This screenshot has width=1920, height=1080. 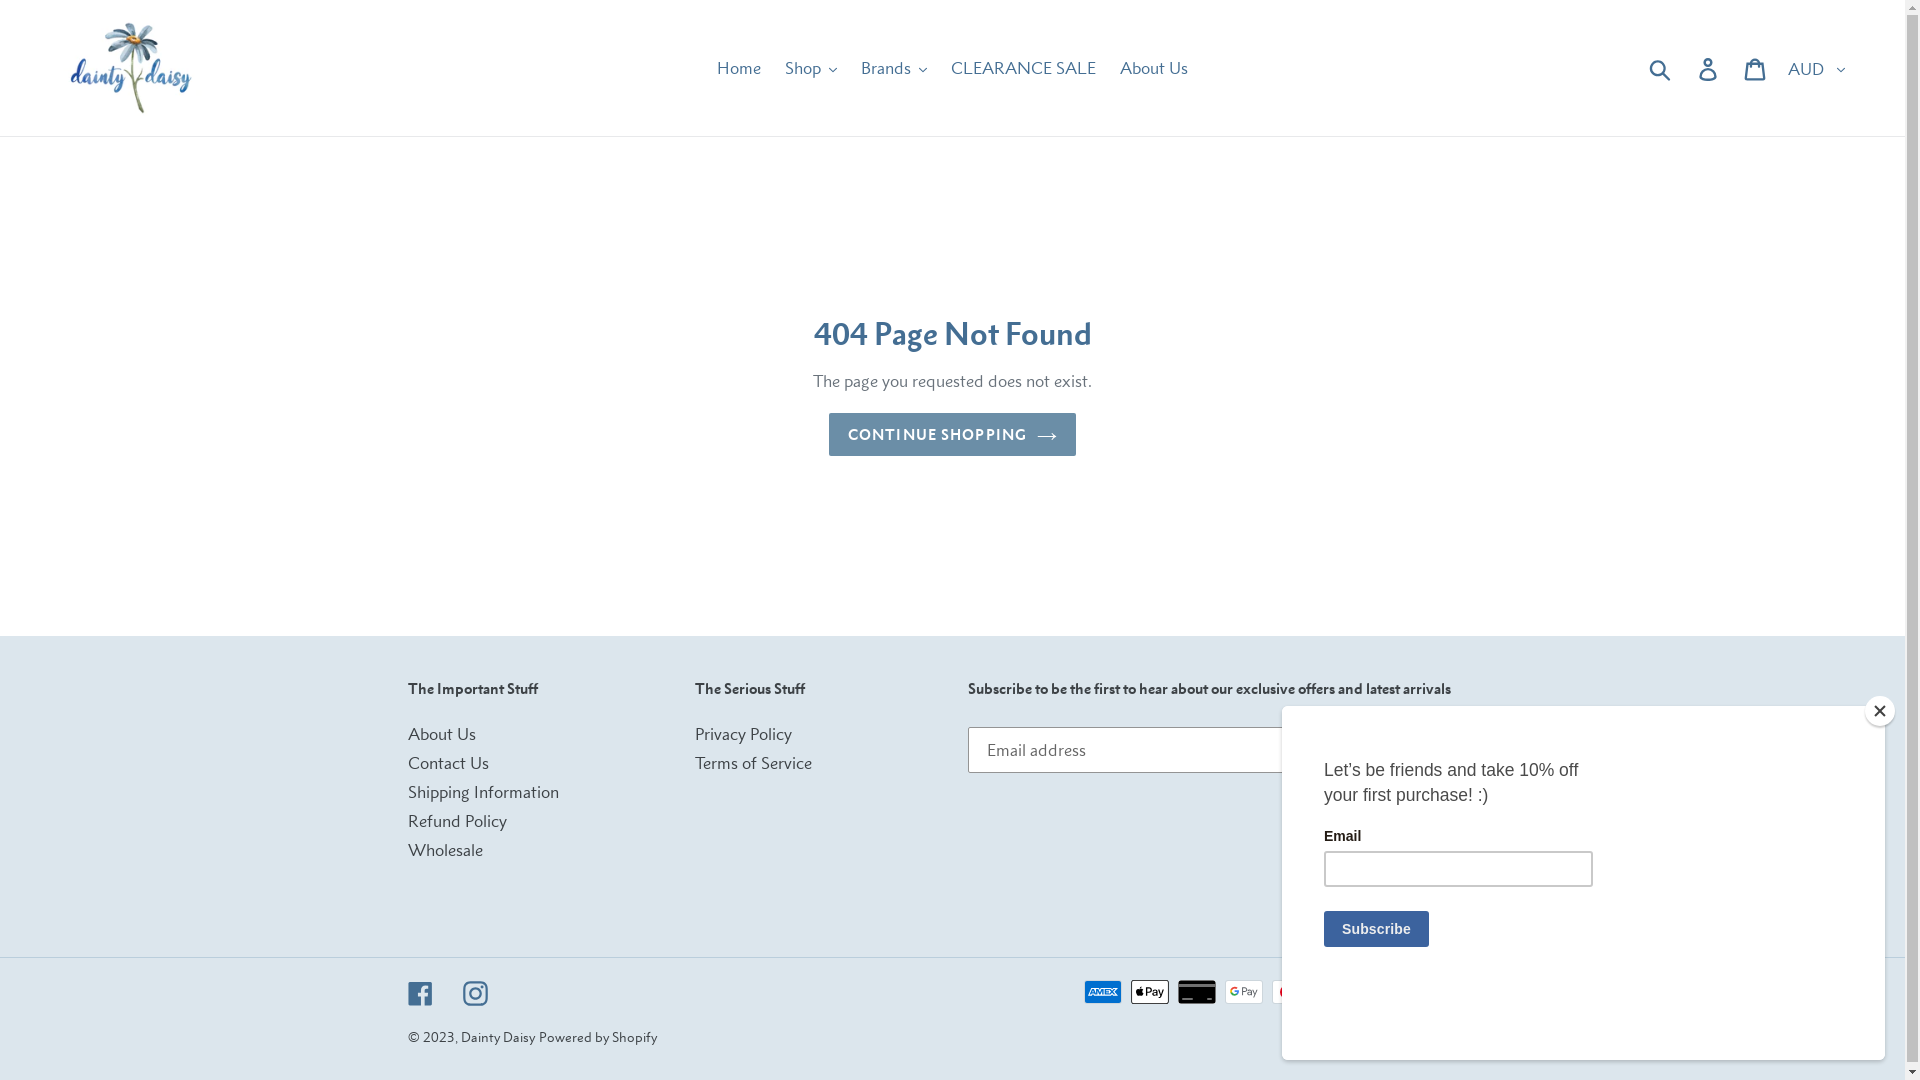 I want to click on 'CLEARANCE SALE', so click(x=1023, y=67).